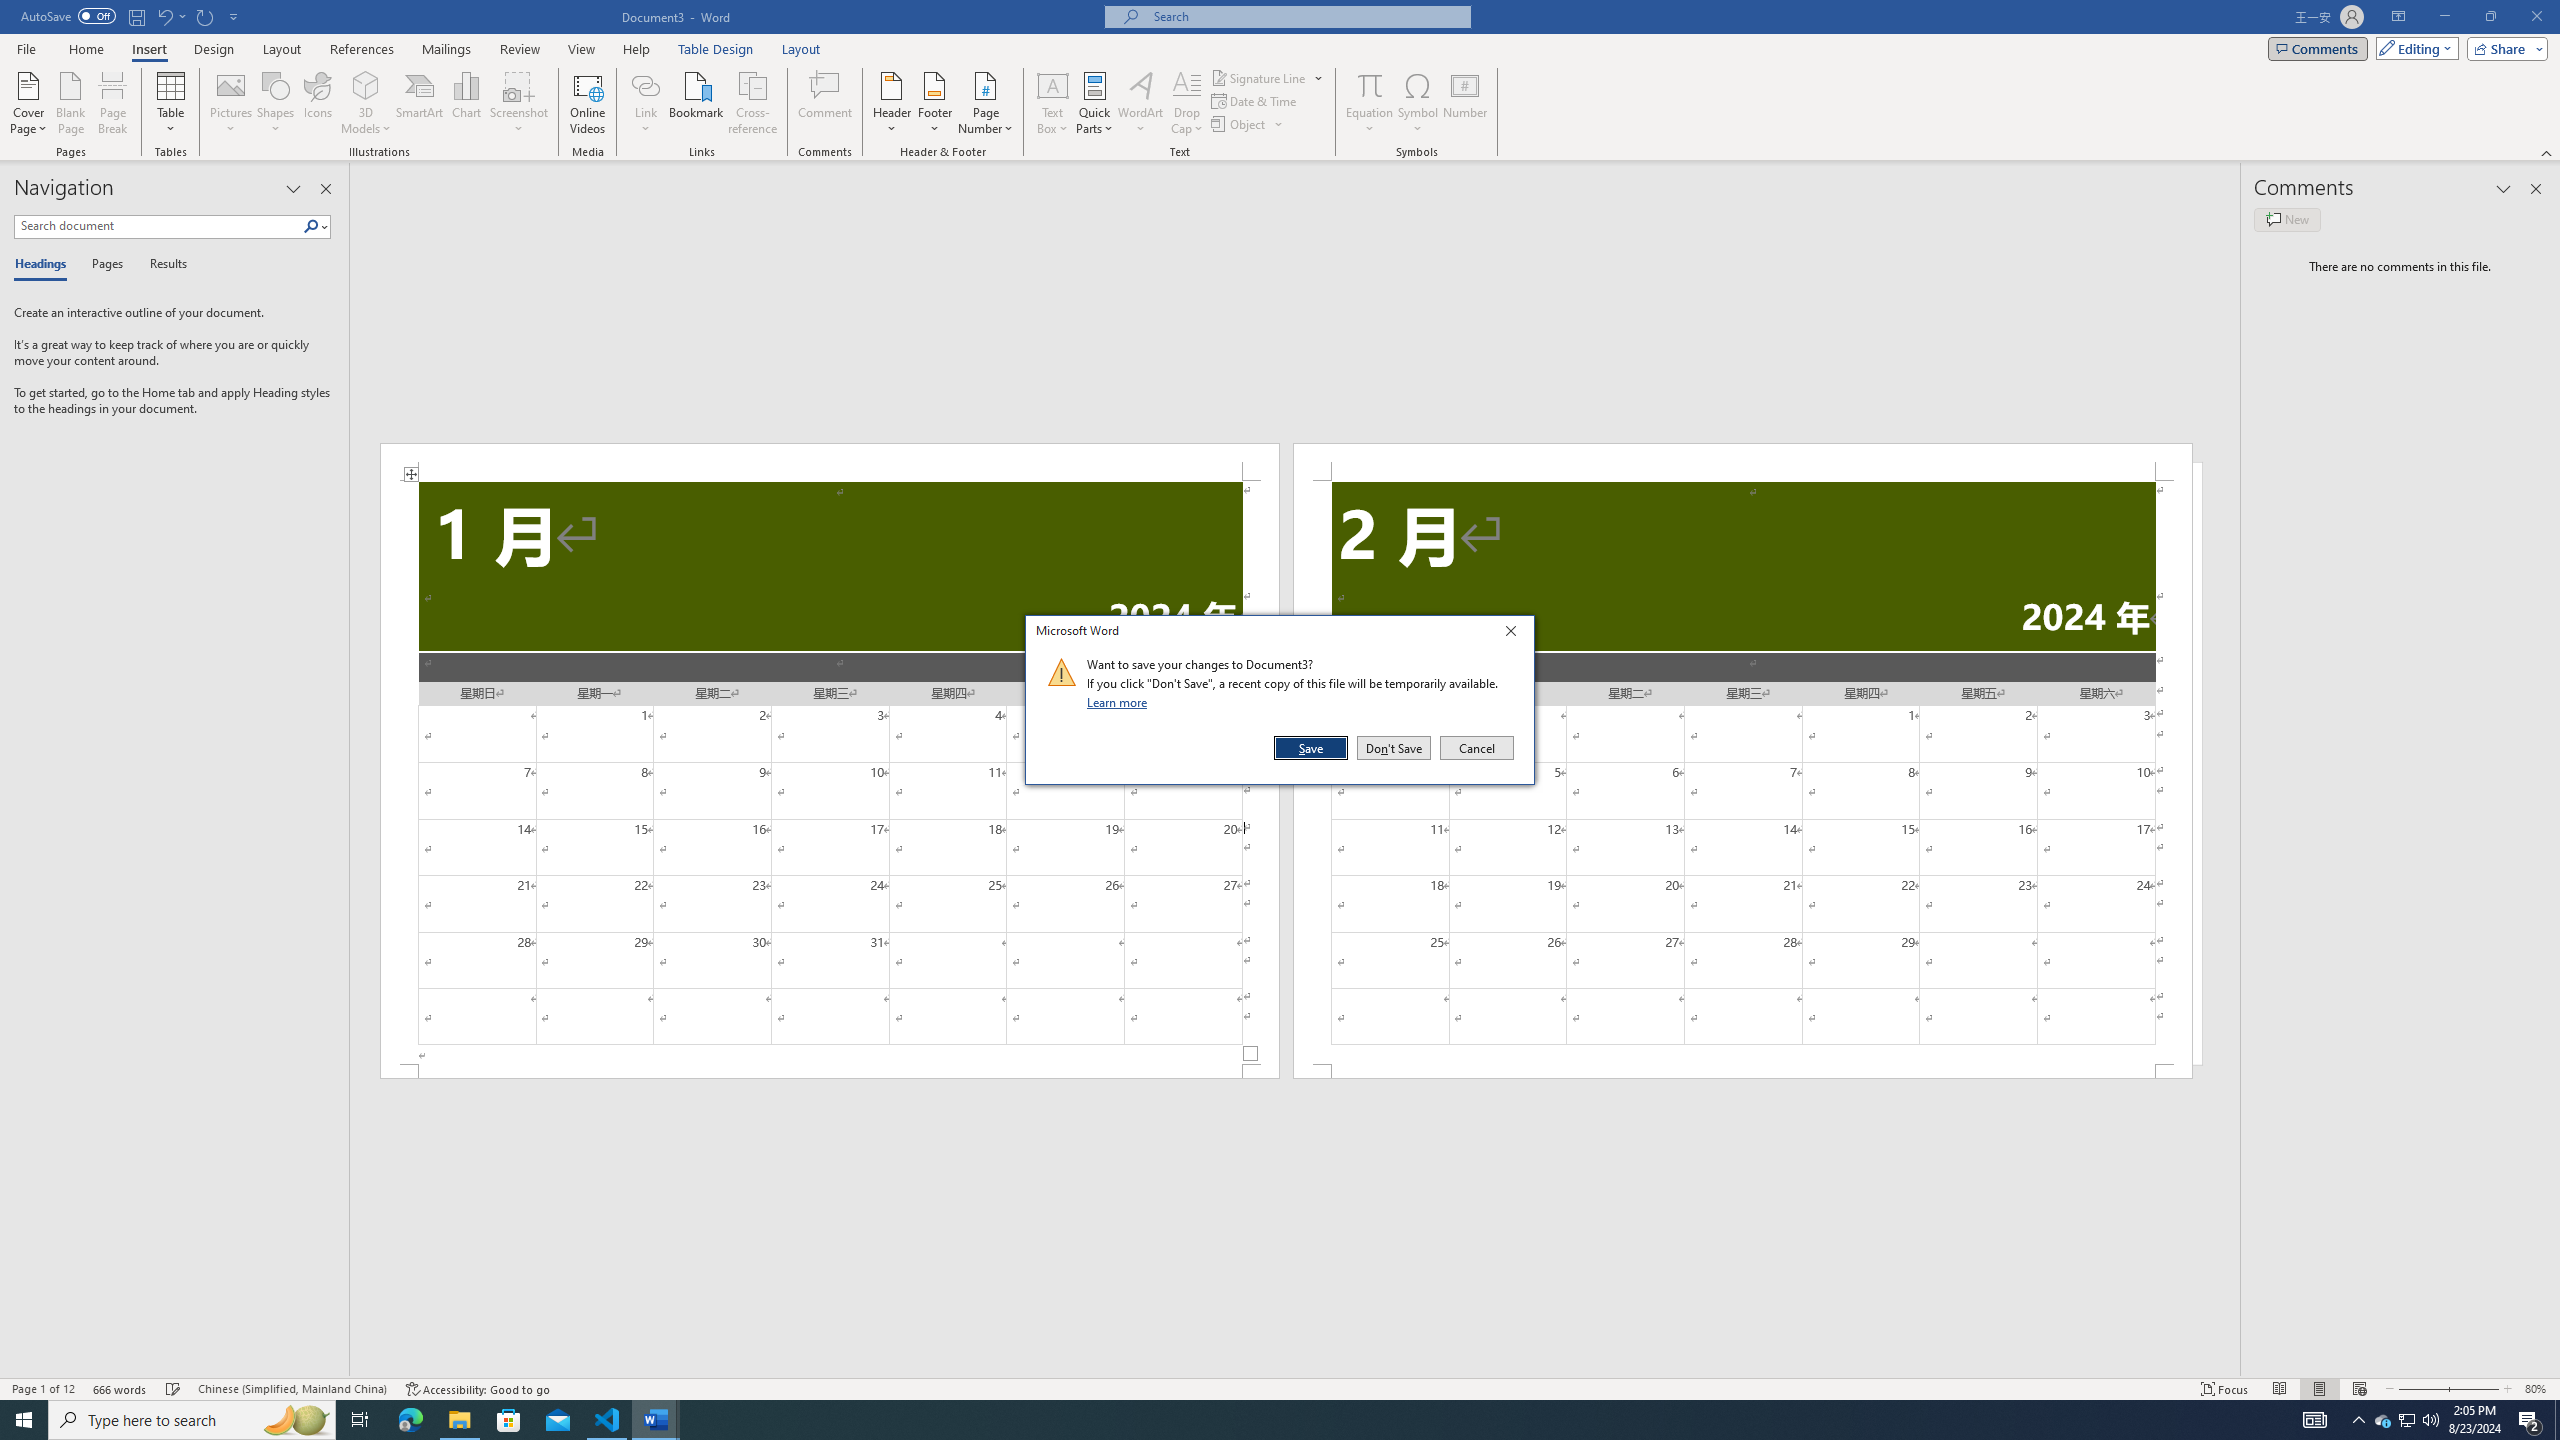  Describe the element at coordinates (366, 84) in the screenshot. I see `'3D Models'` at that location.